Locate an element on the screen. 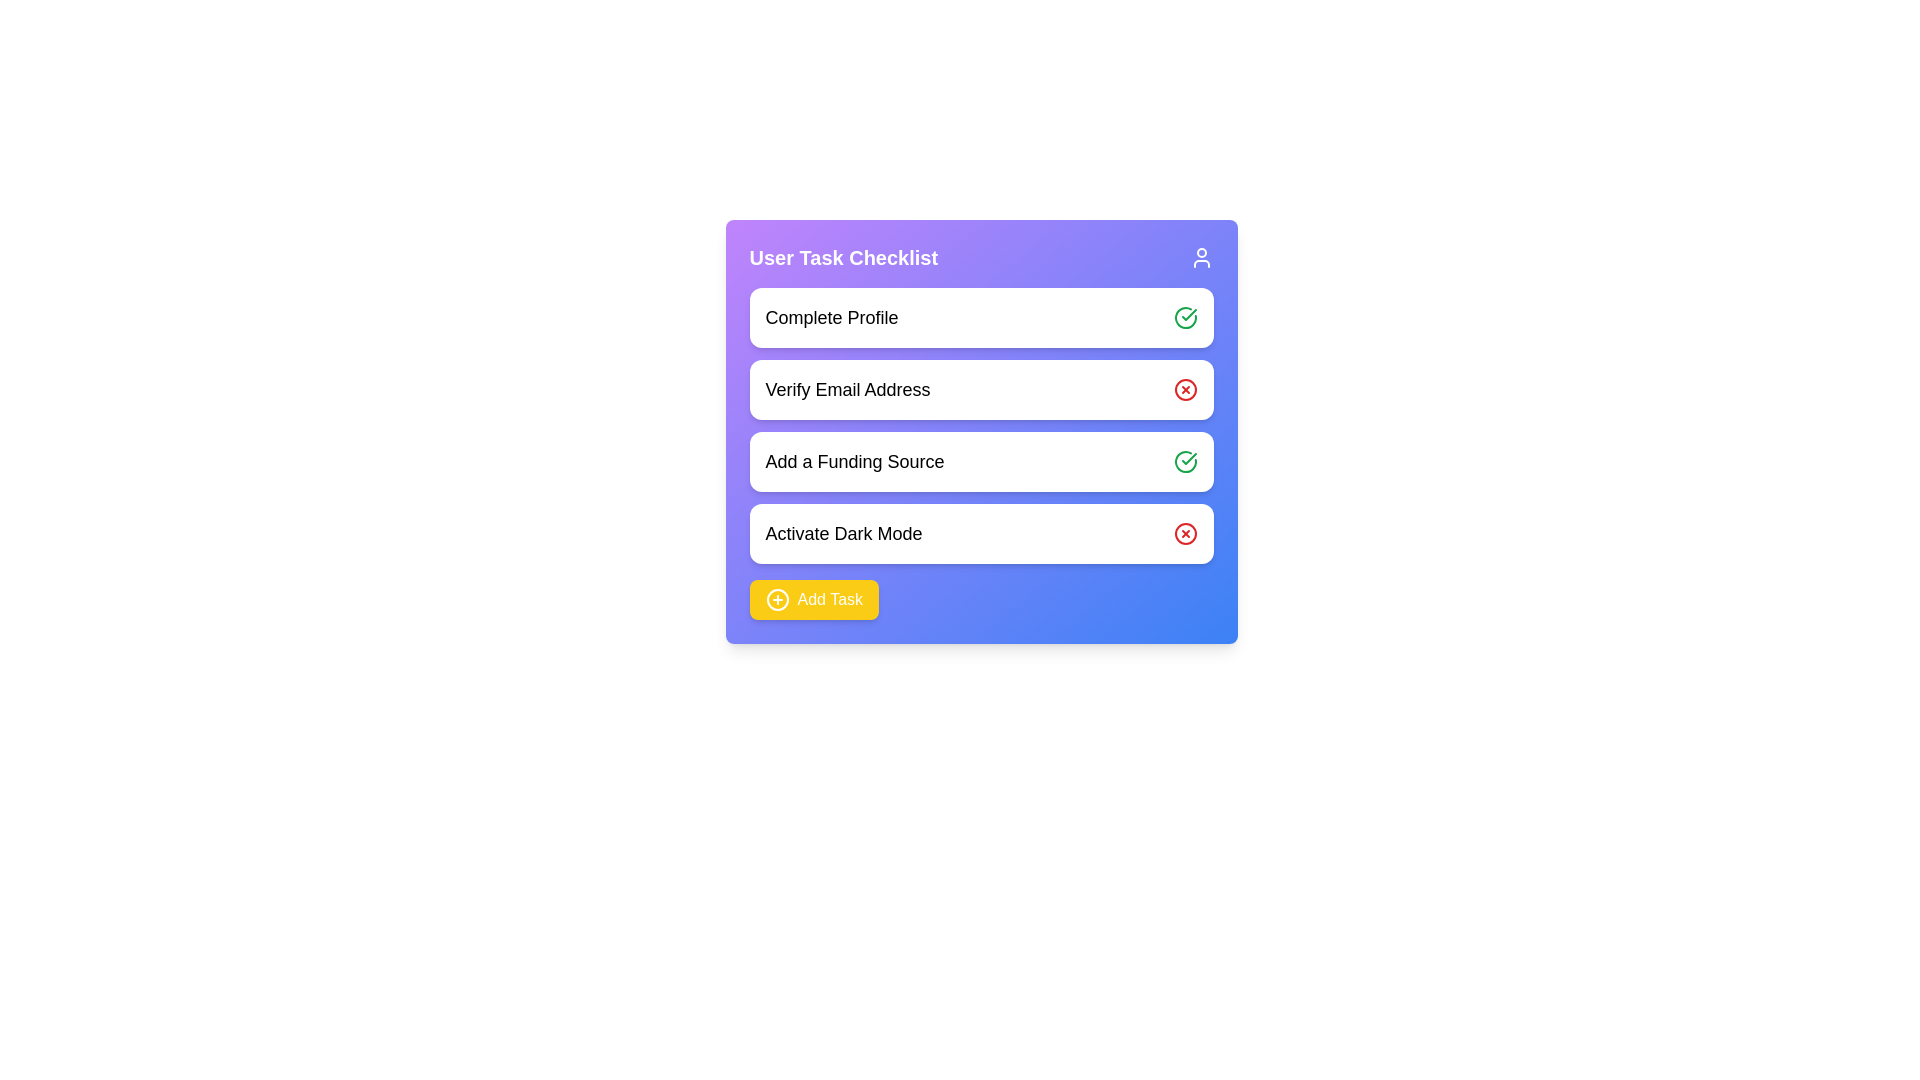  the text label displaying 'Complete Profile' in bold, black font, located at the top of the 'User Task Checklist' panel is located at coordinates (831, 316).